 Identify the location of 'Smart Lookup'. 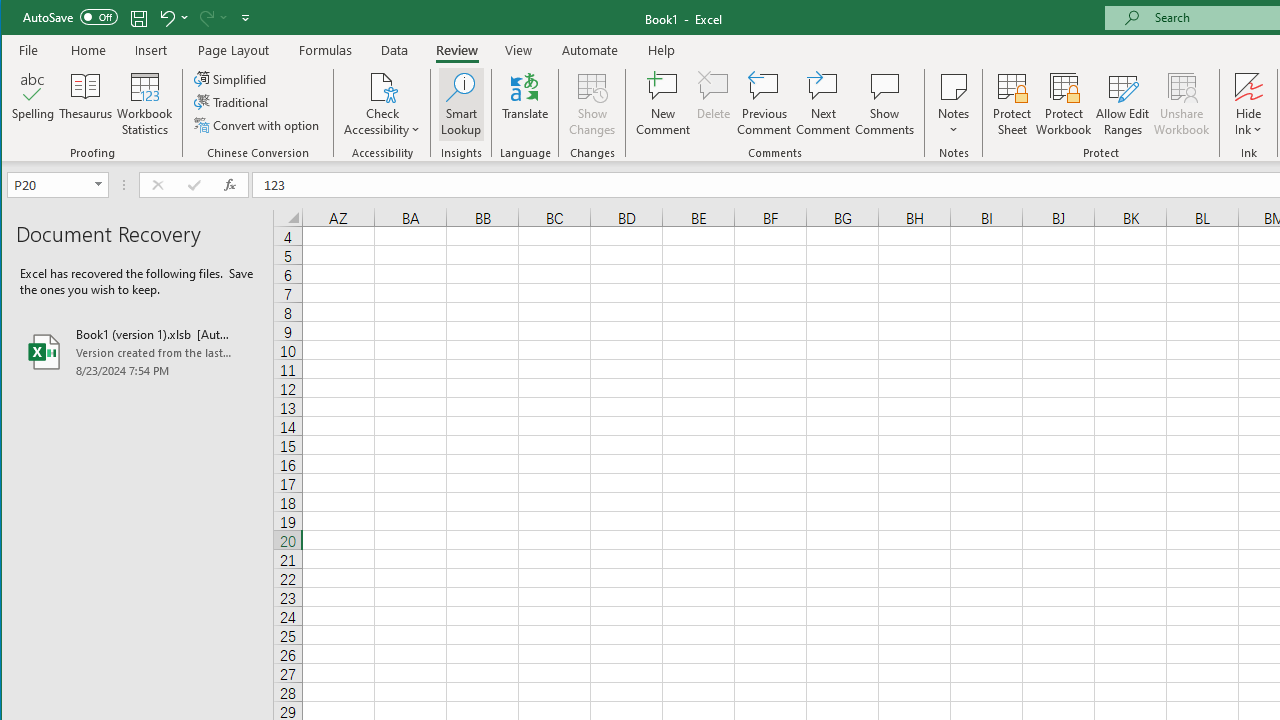
(460, 104).